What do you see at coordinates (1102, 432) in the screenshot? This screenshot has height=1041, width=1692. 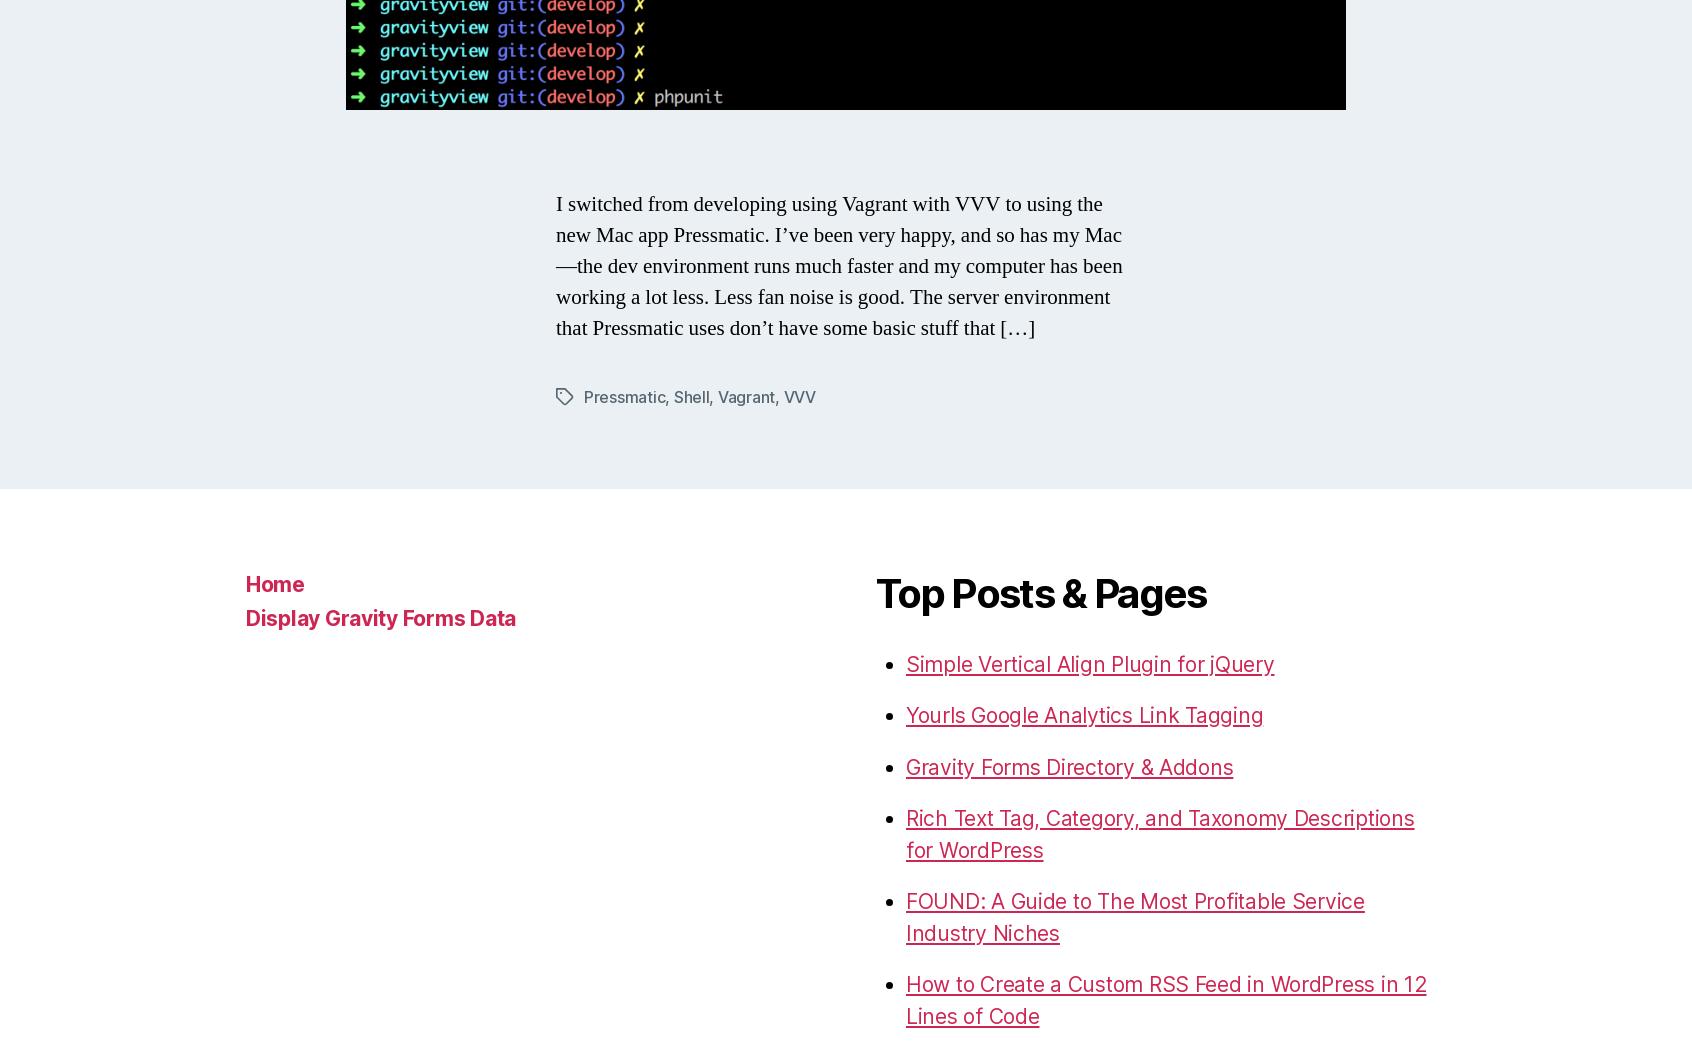 I see `'LoopedIn - Keep Your Customers In The Loop'` at bounding box center [1102, 432].